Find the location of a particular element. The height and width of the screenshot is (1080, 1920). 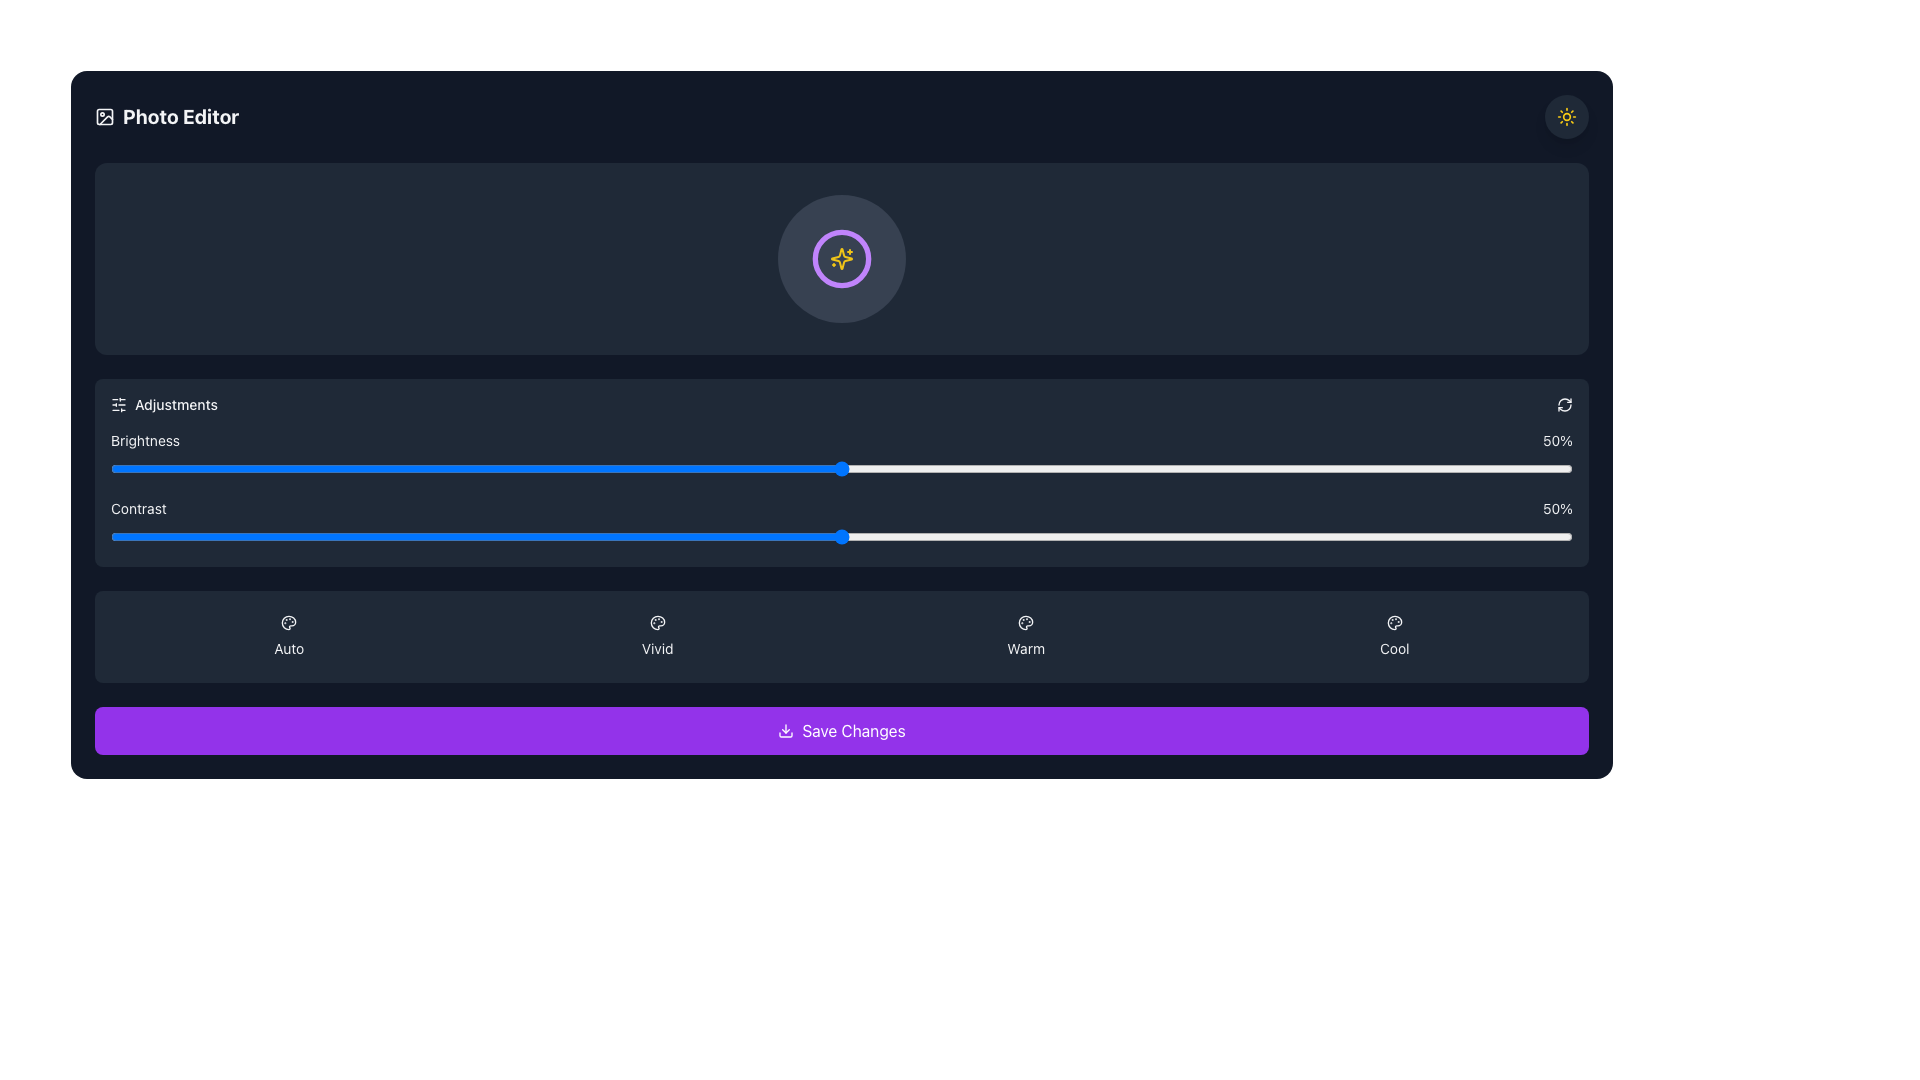

the icon within the 'Auto' button located in the leftmost slot of the horizontal options under the 'Adjustments' section is located at coordinates (288, 622).